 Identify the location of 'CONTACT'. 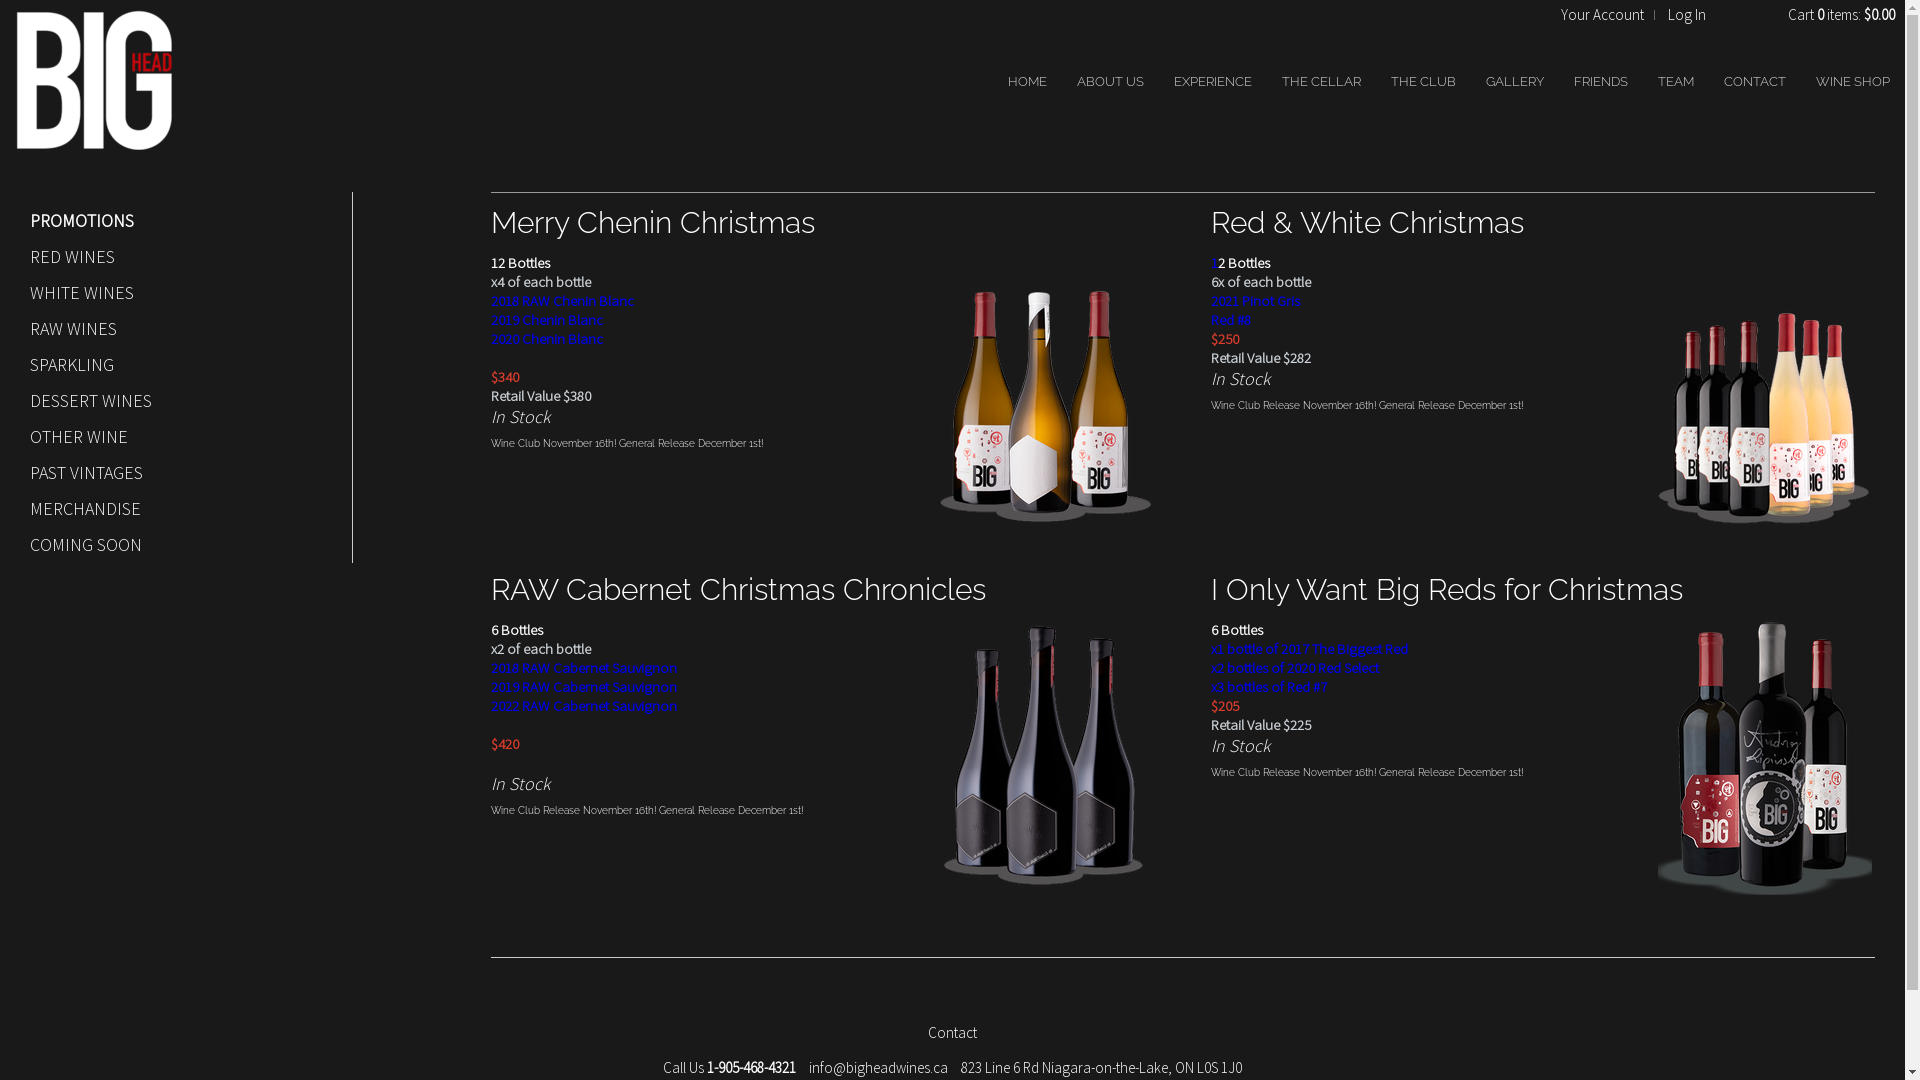
(1754, 80).